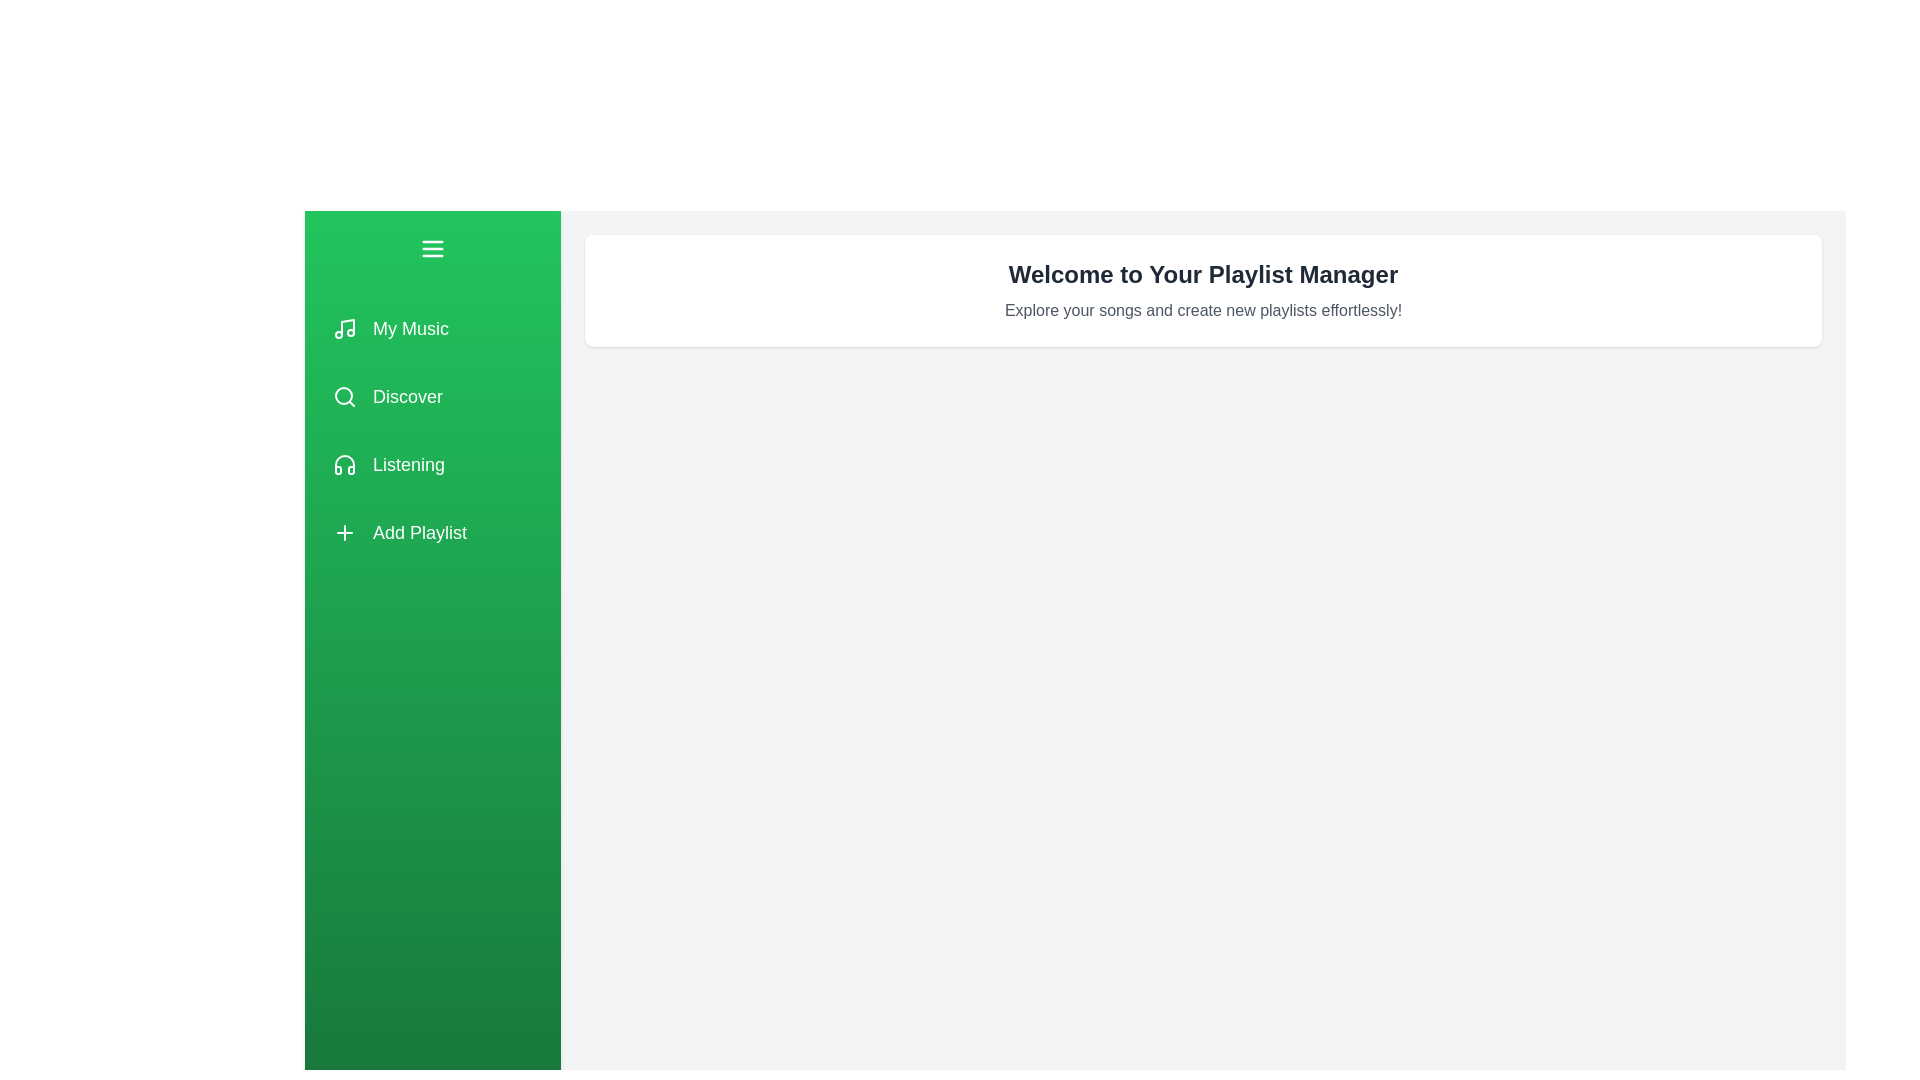  Describe the element at coordinates (431, 327) in the screenshot. I see `the playlist option labeled My Music` at that location.